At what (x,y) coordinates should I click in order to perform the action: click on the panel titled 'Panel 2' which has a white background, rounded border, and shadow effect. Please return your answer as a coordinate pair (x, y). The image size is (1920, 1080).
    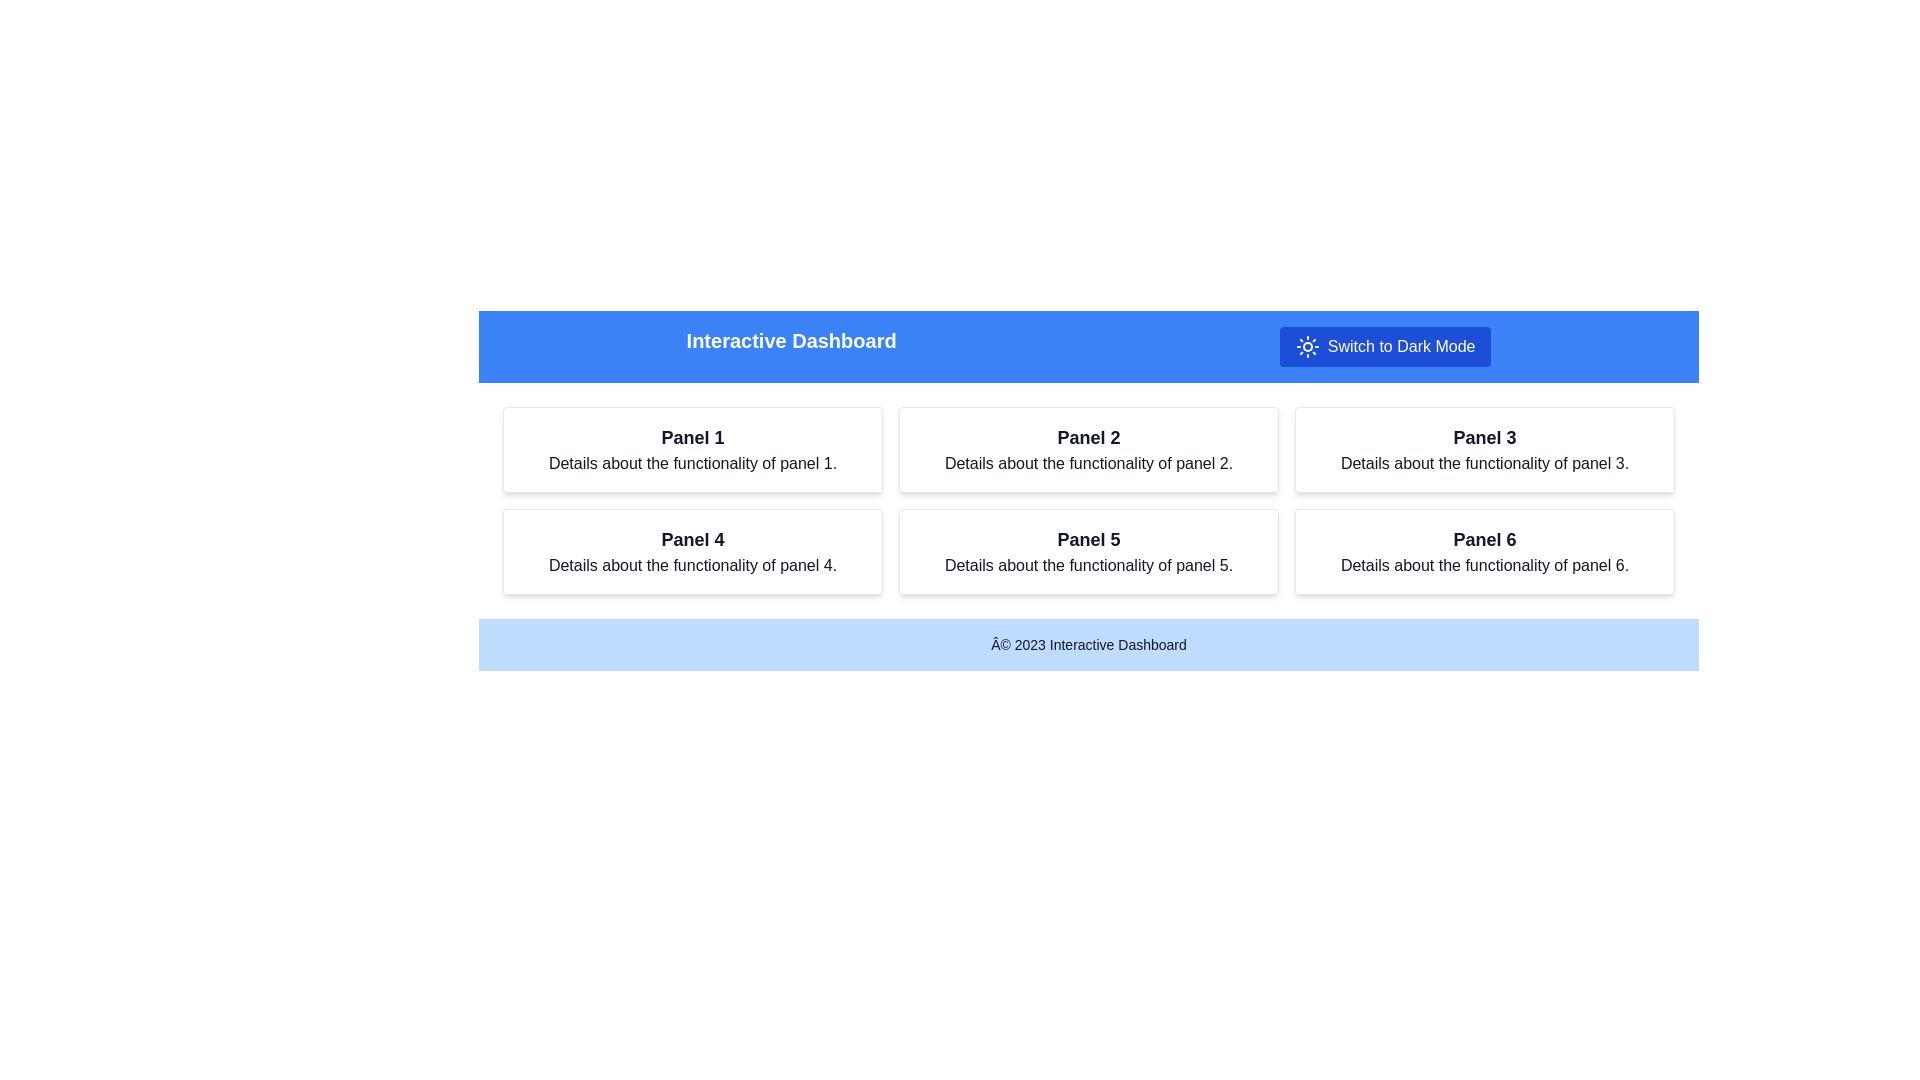
    Looking at the image, I should click on (1088, 450).